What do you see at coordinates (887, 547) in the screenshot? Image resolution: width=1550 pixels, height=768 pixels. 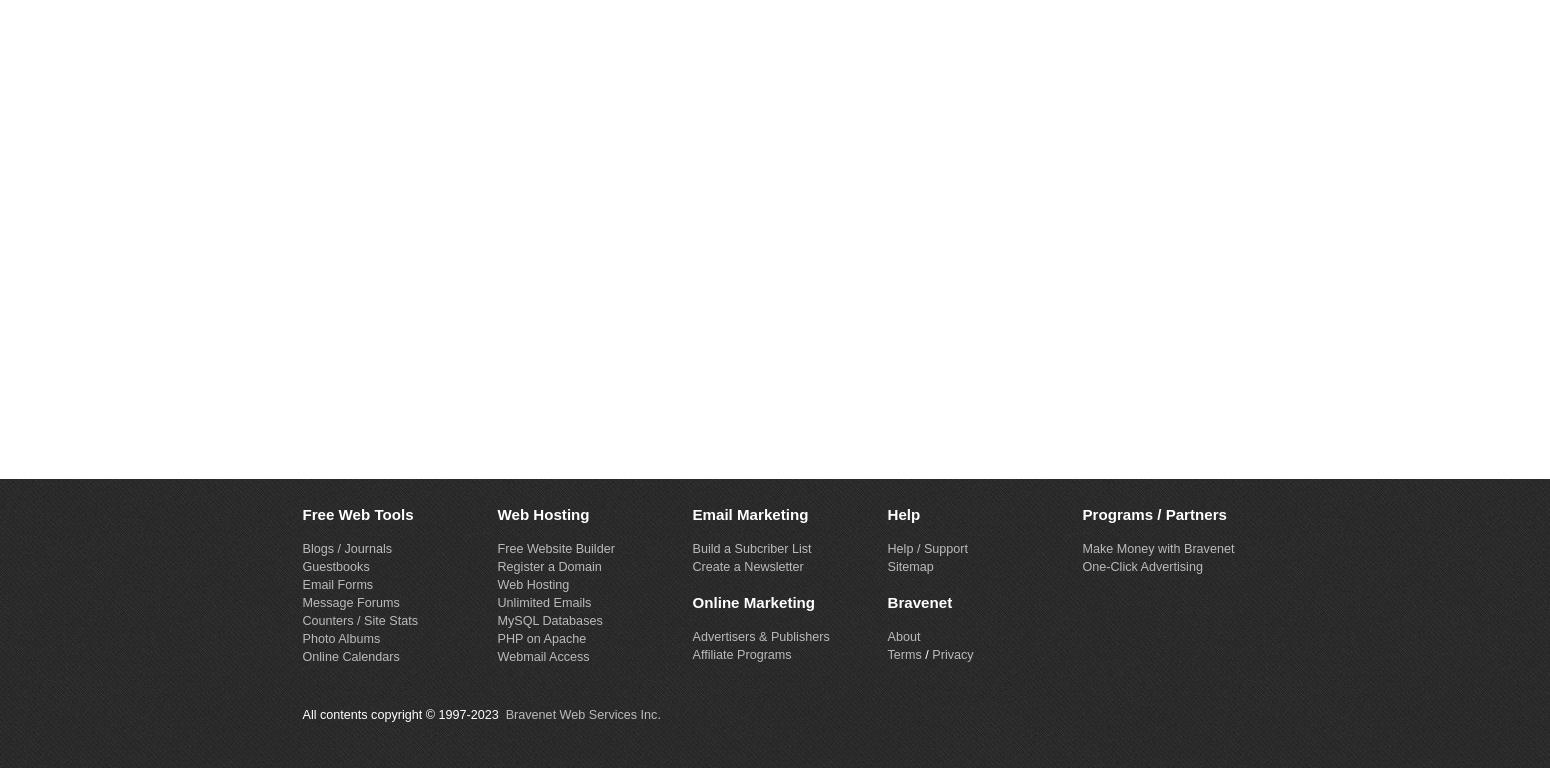 I see `'Help / Support'` at bounding box center [887, 547].